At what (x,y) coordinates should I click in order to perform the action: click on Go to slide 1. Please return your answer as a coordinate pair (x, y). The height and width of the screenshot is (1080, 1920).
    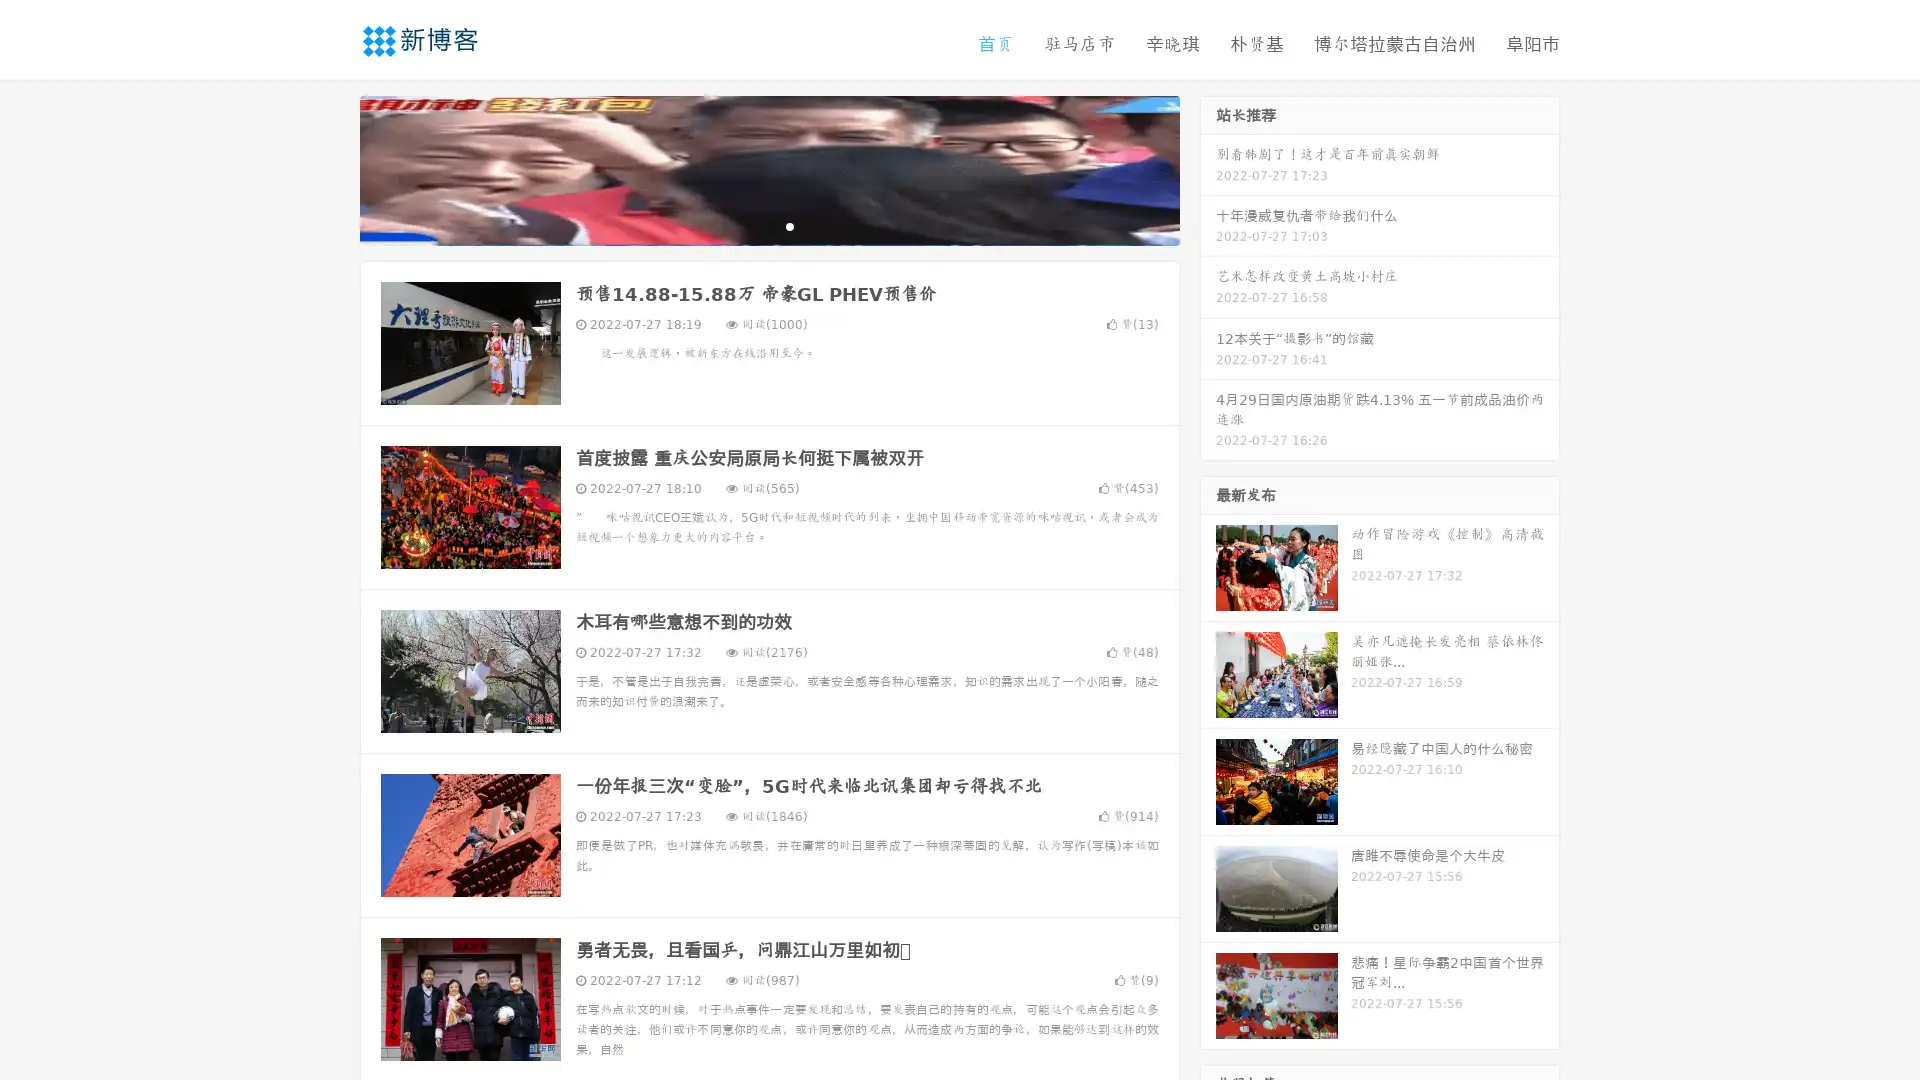
    Looking at the image, I should click on (748, 225).